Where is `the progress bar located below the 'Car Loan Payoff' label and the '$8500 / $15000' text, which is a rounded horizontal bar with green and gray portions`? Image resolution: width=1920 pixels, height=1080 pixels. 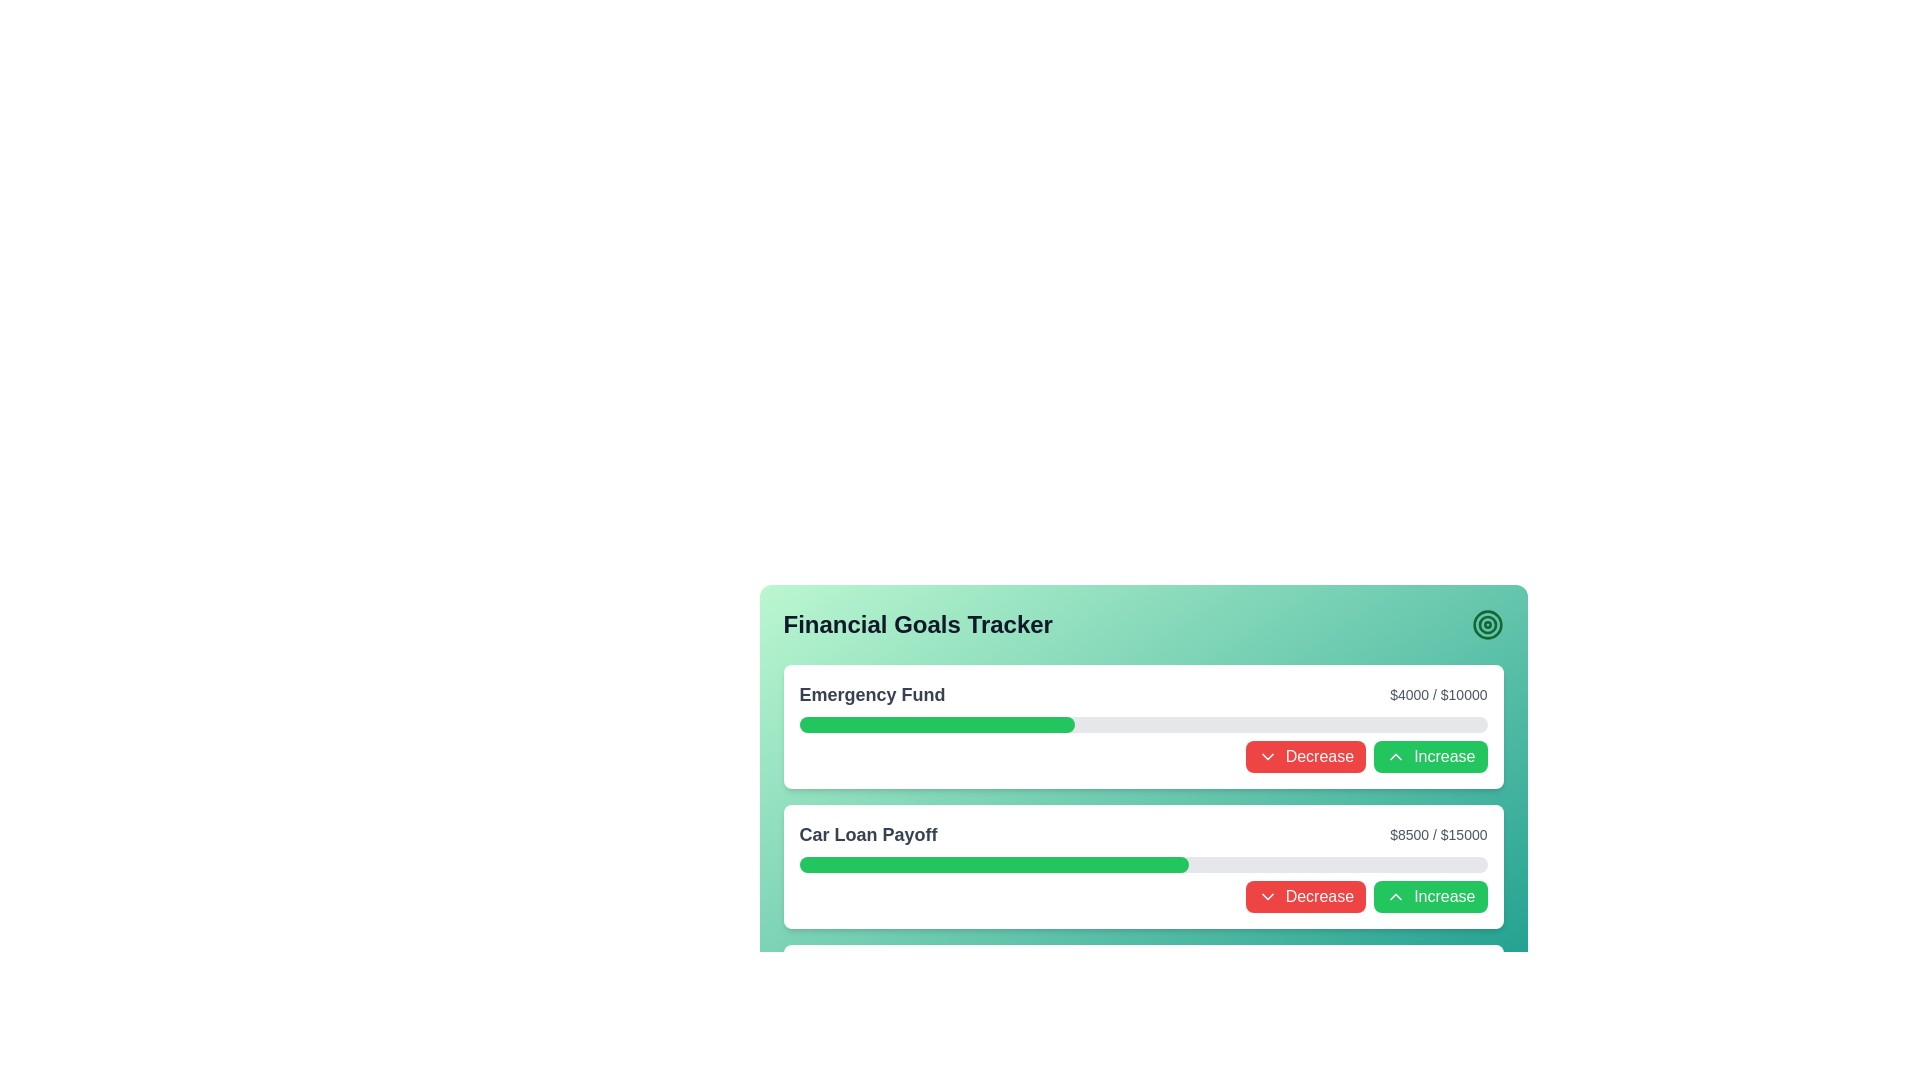 the progress bar located below the 'Car Loan Payoff' label and the '$8500 / $15000' text, which is a rounded horizontal bar with green and gray portions is located at coordinates (1143, 863).